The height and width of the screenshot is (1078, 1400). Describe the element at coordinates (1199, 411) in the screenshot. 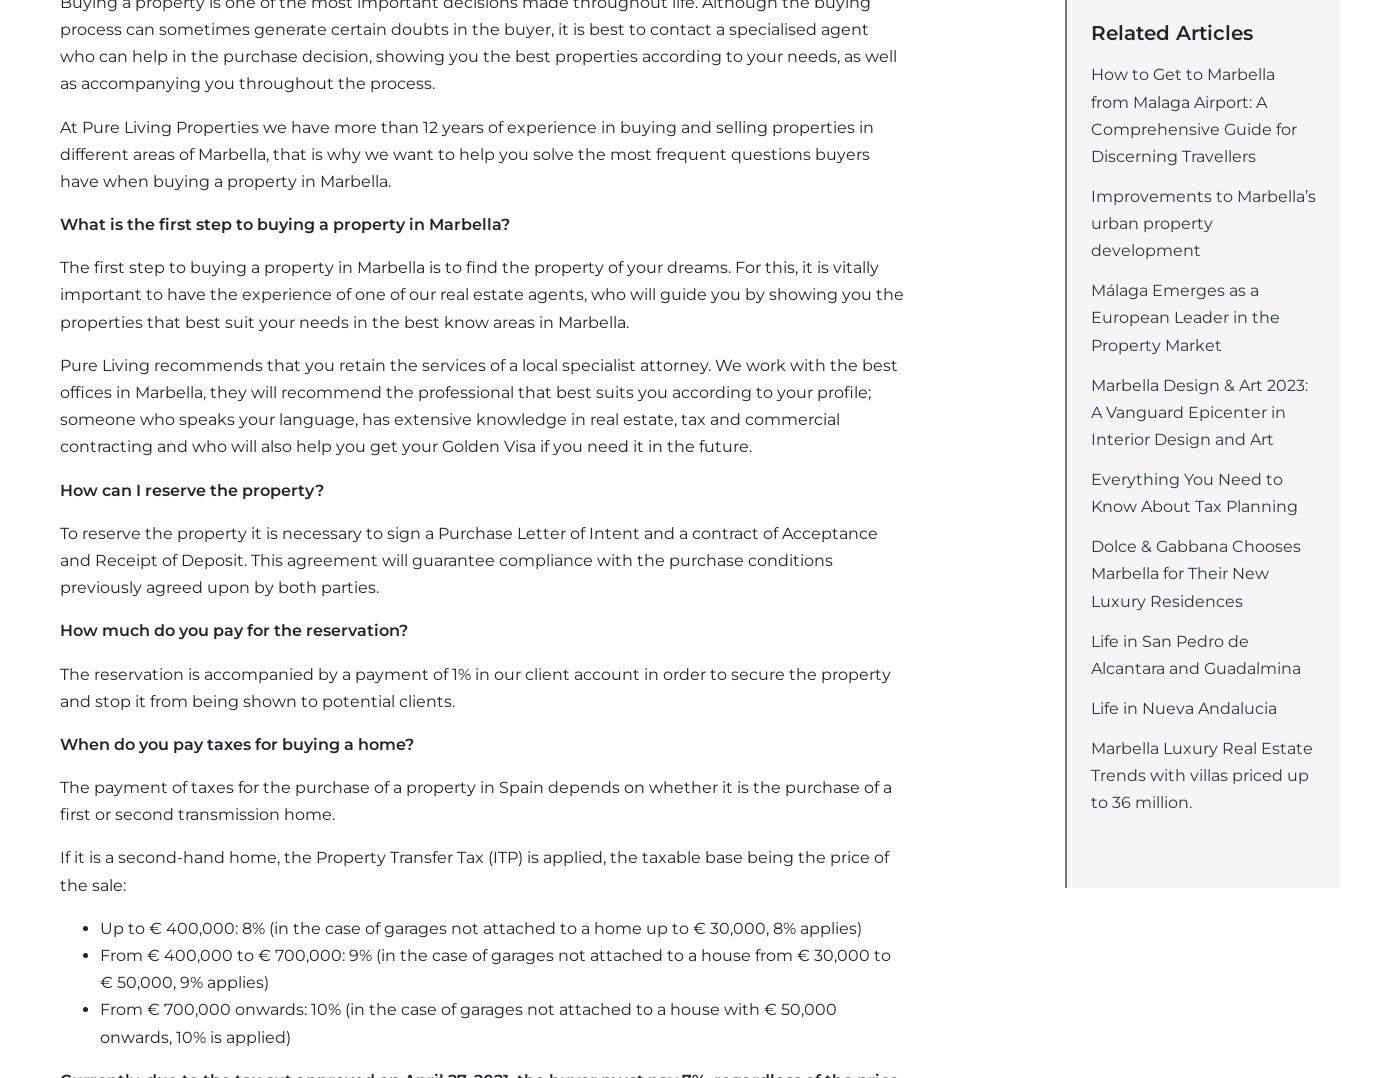

I see `'Marbella Design & Art 2023: A Vanguard Epicenter in Interior Design and Art'` at that location.